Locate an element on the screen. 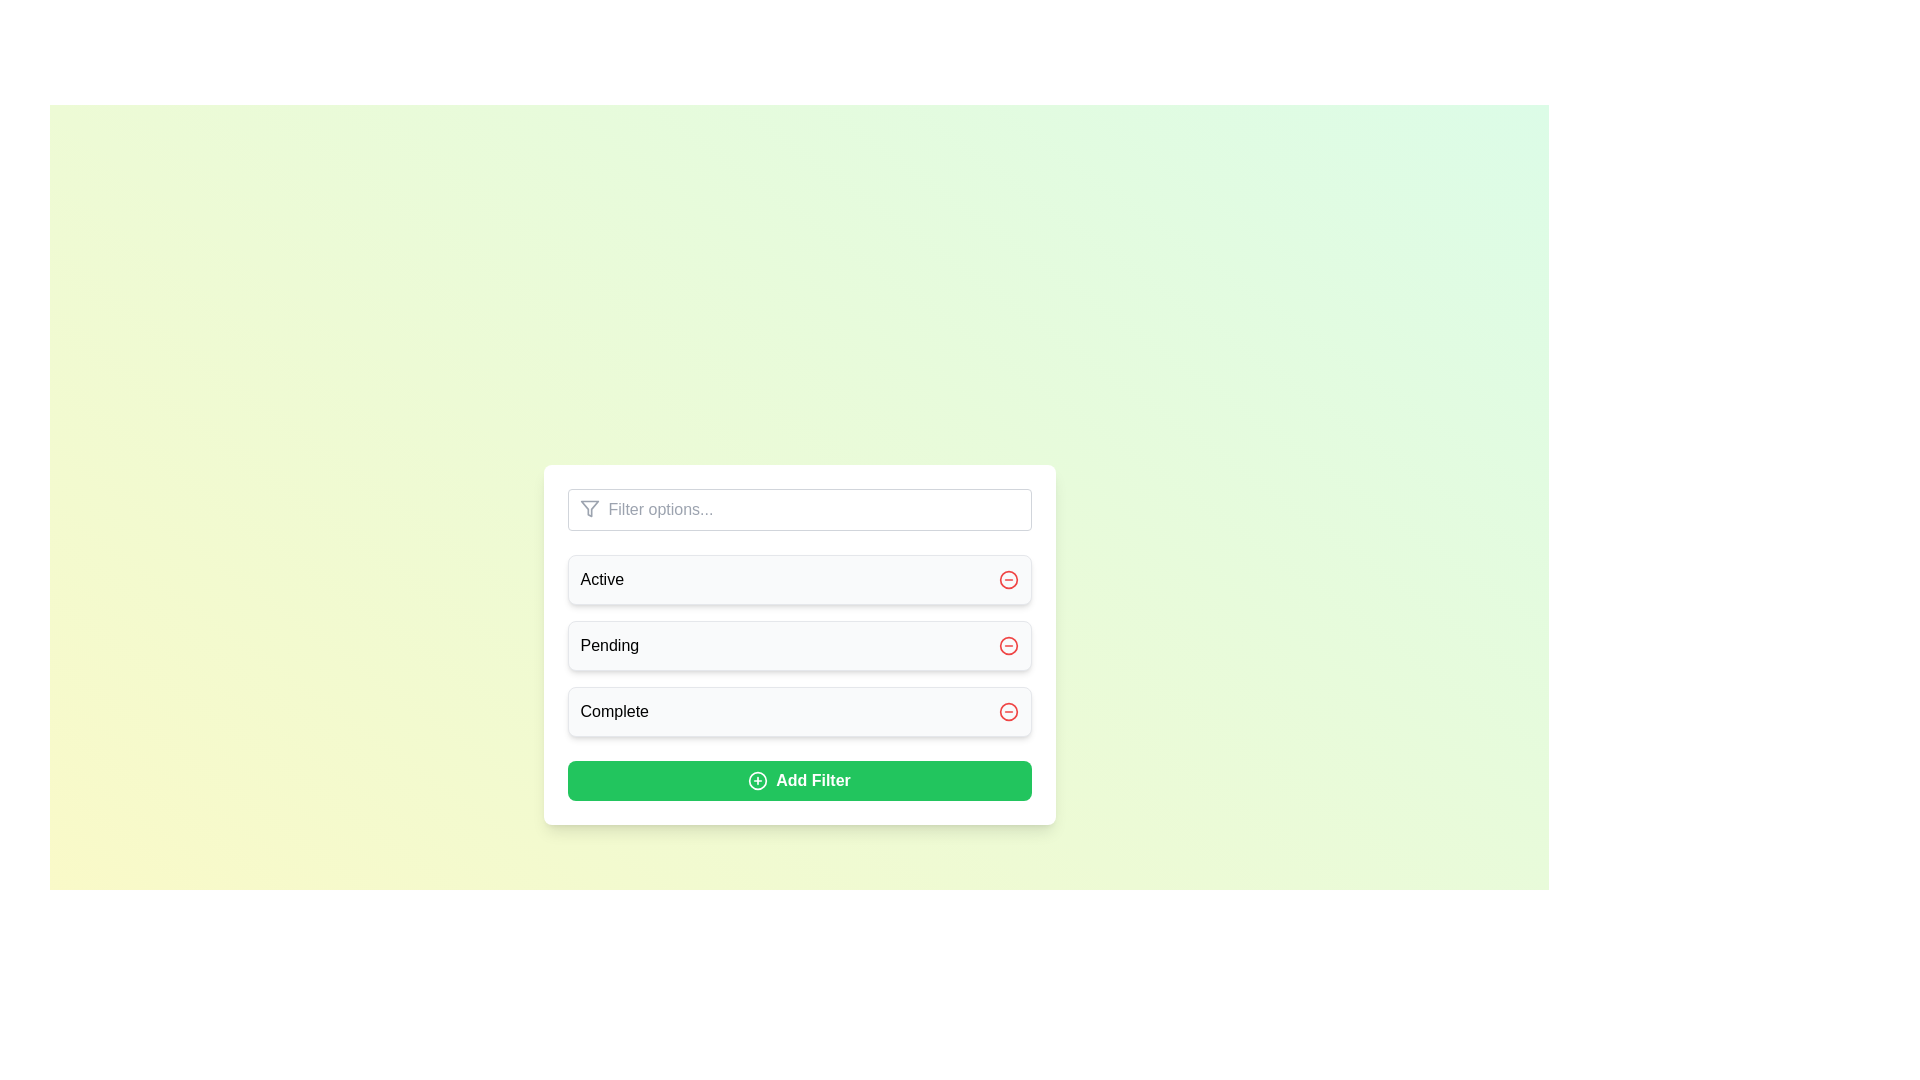 The width and height of the screenshot is (1920, 1080). the minus icon button styled in red, located to the right of the 'Pending' label in the second item of the list is located at coordinates (1008, 645).